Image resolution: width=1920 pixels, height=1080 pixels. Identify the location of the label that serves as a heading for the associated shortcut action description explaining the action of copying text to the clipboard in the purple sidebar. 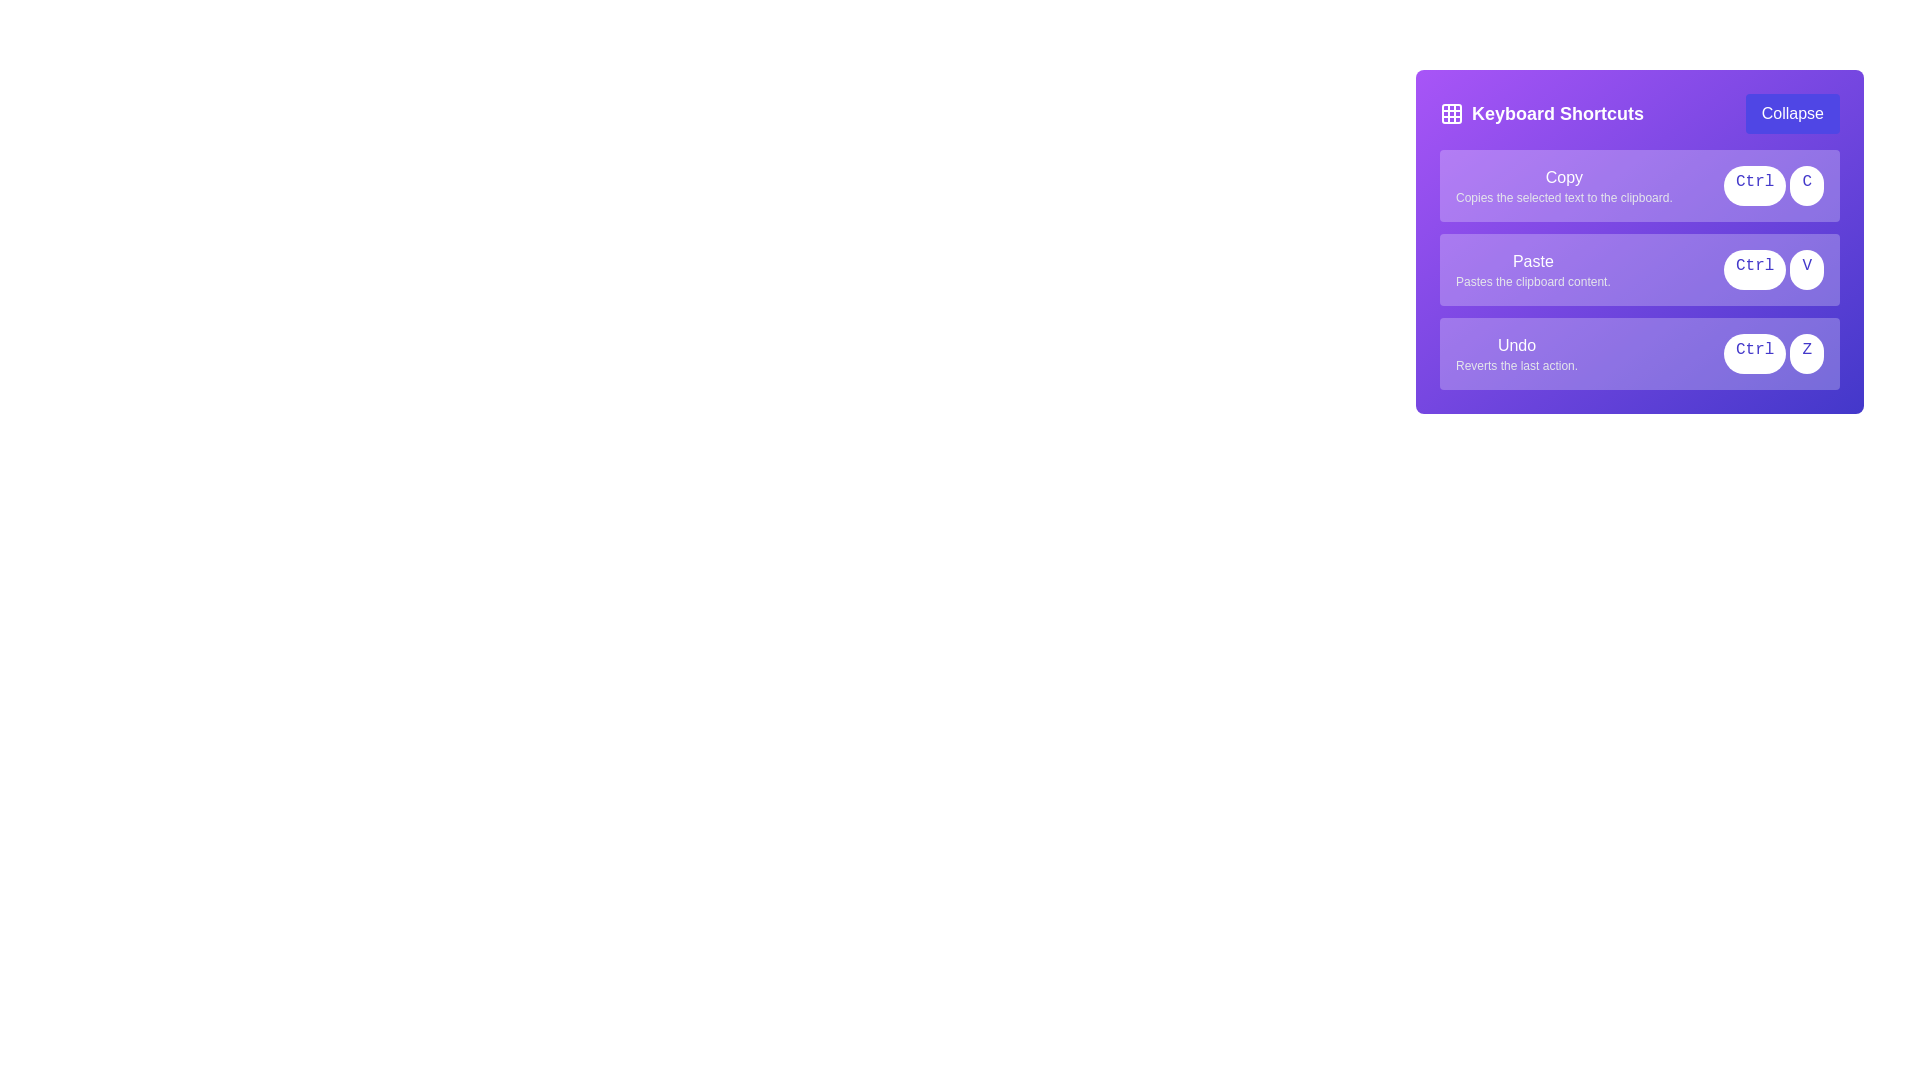
(1563, 176).